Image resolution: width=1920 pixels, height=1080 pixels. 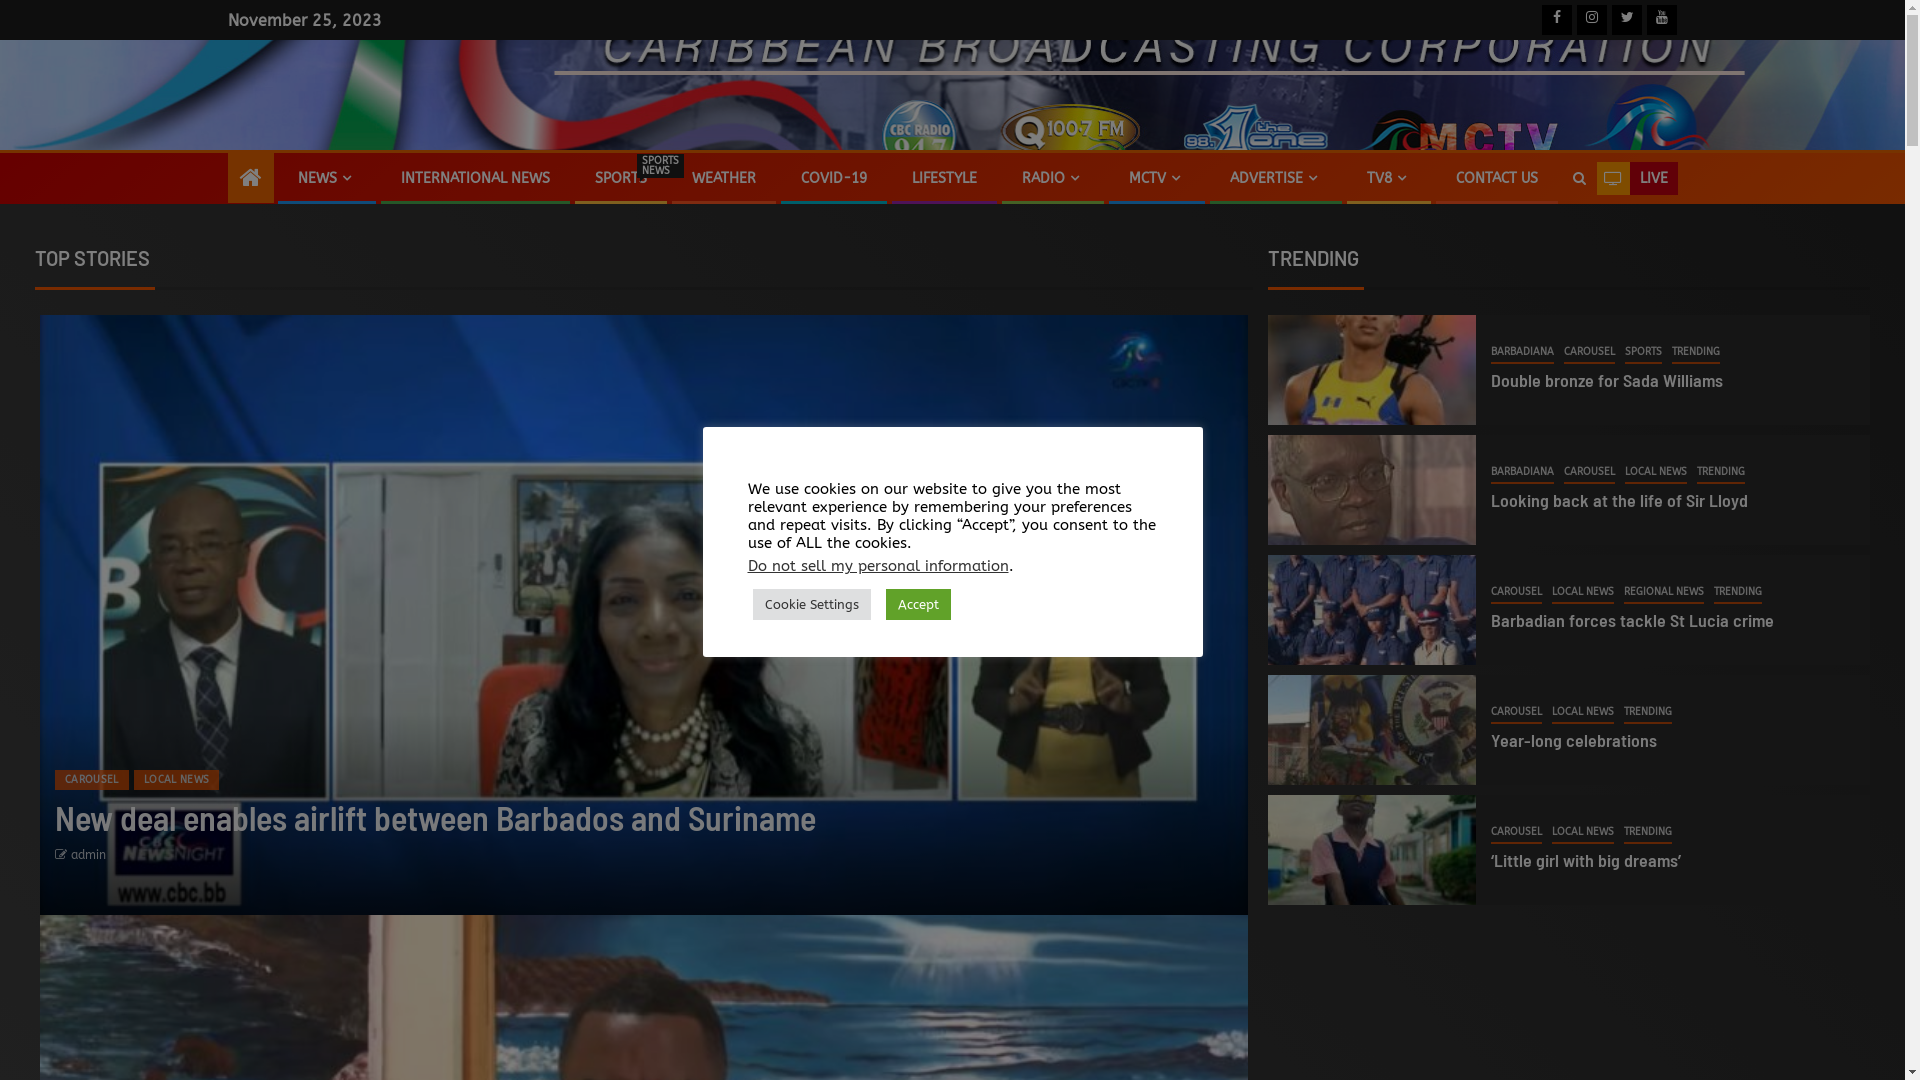 I want to click on 'admin', so click(x=87, y=855).